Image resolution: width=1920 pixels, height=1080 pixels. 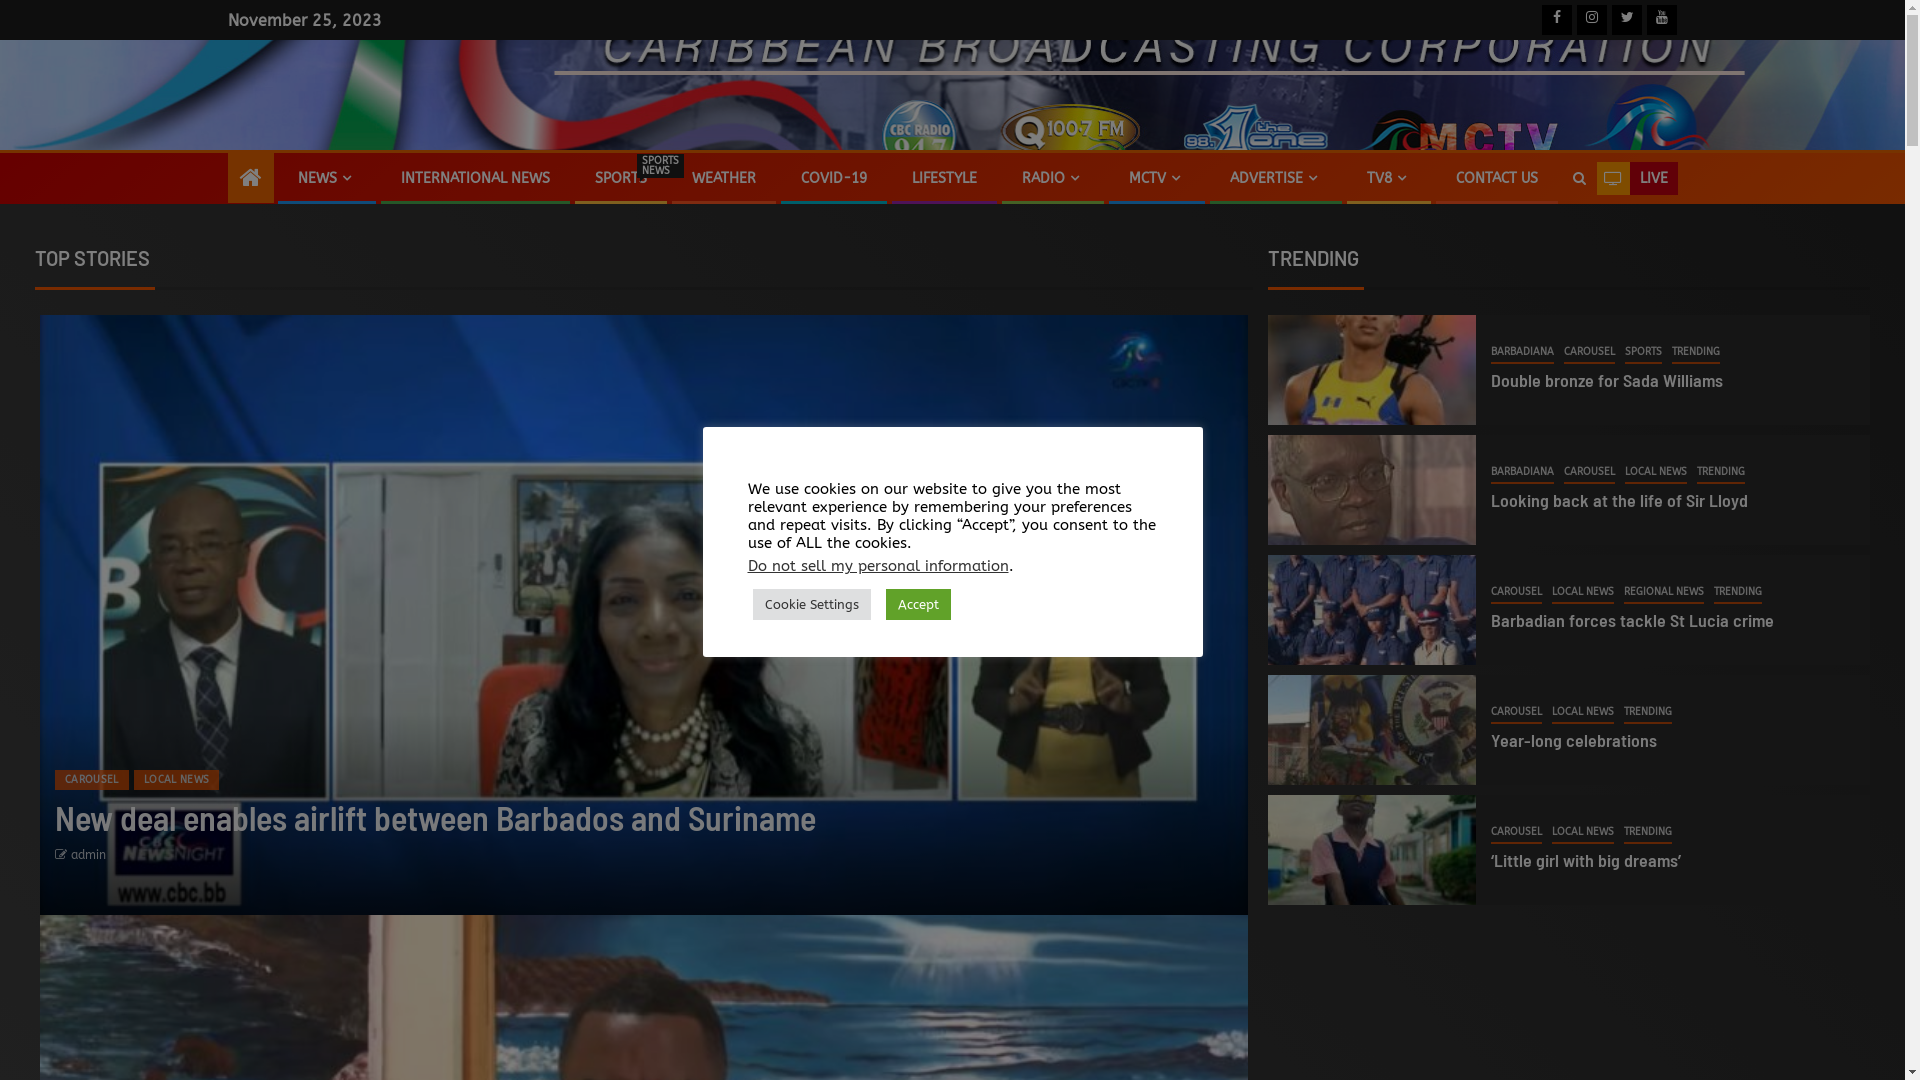 I want to click on 'admin', so click(x=87, y=855).